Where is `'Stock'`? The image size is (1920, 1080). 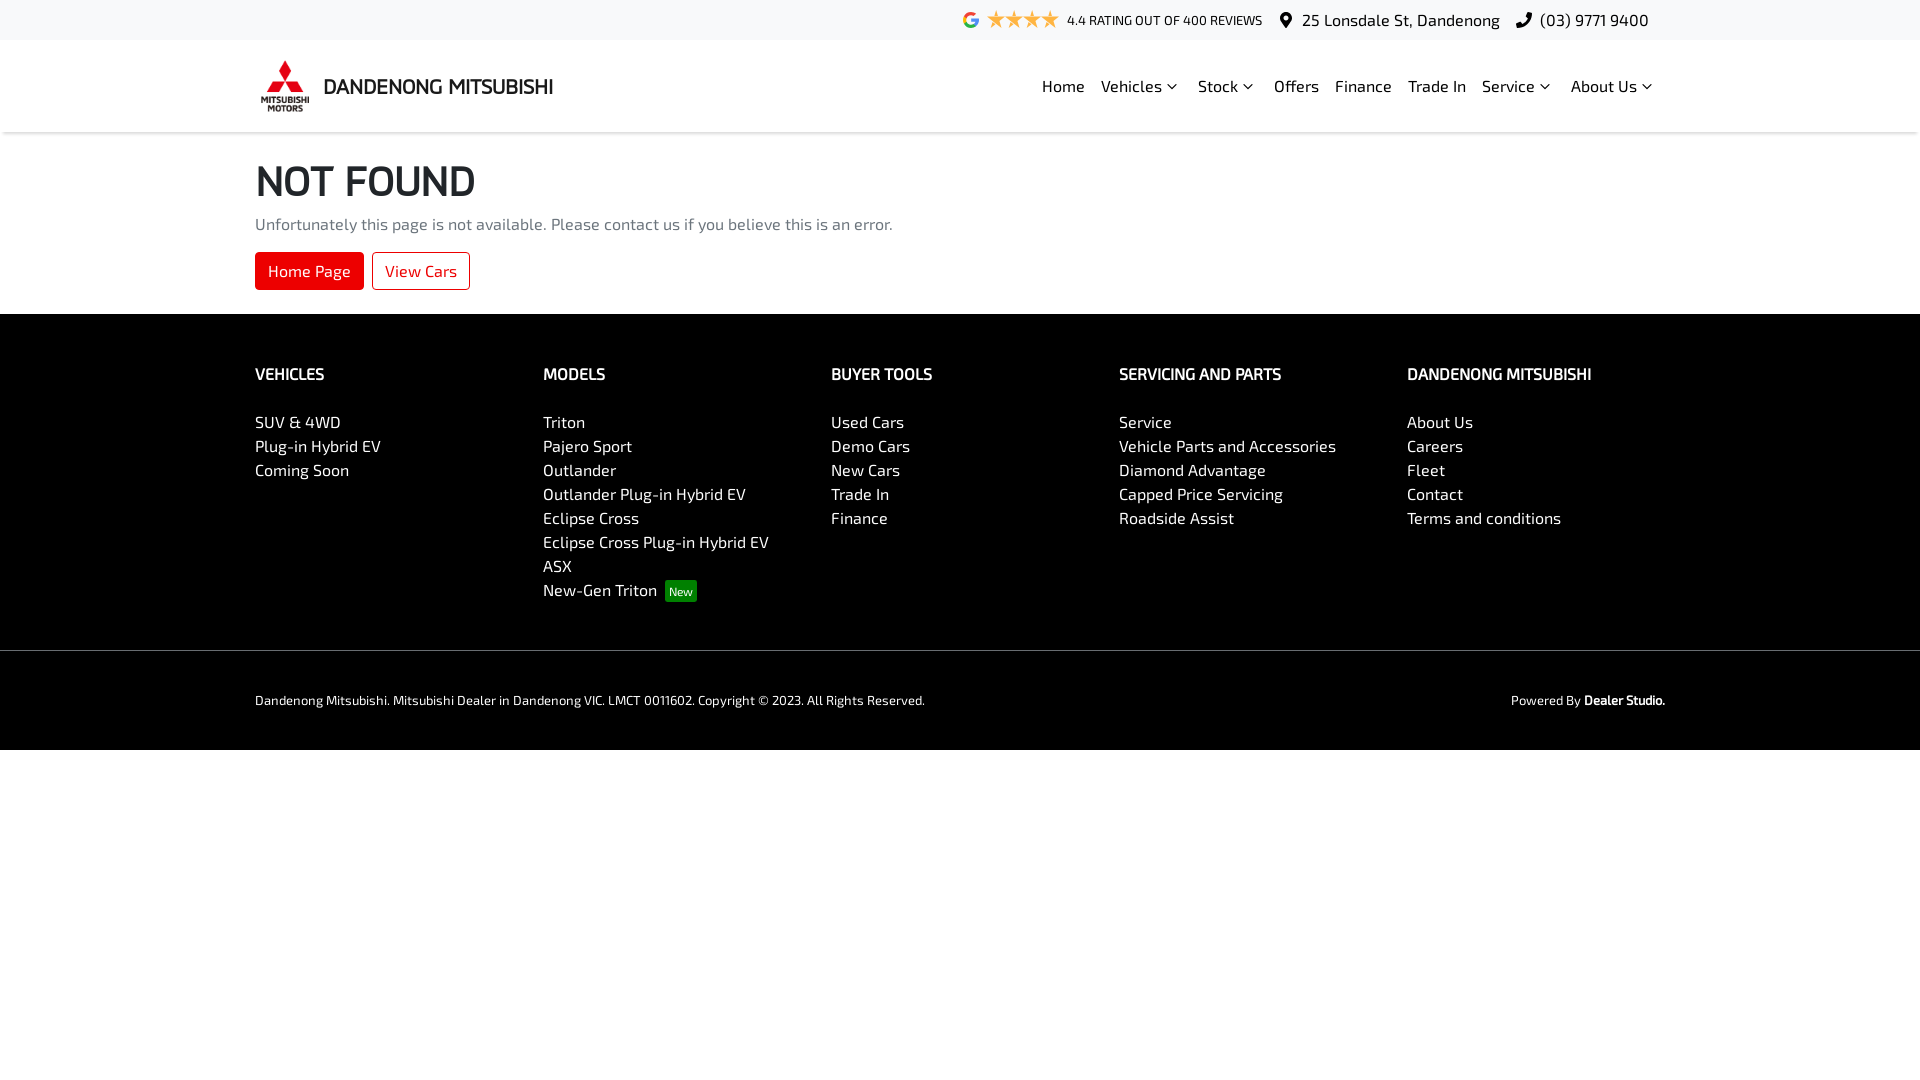
'Stock' is located at coordinates (1190, 84).